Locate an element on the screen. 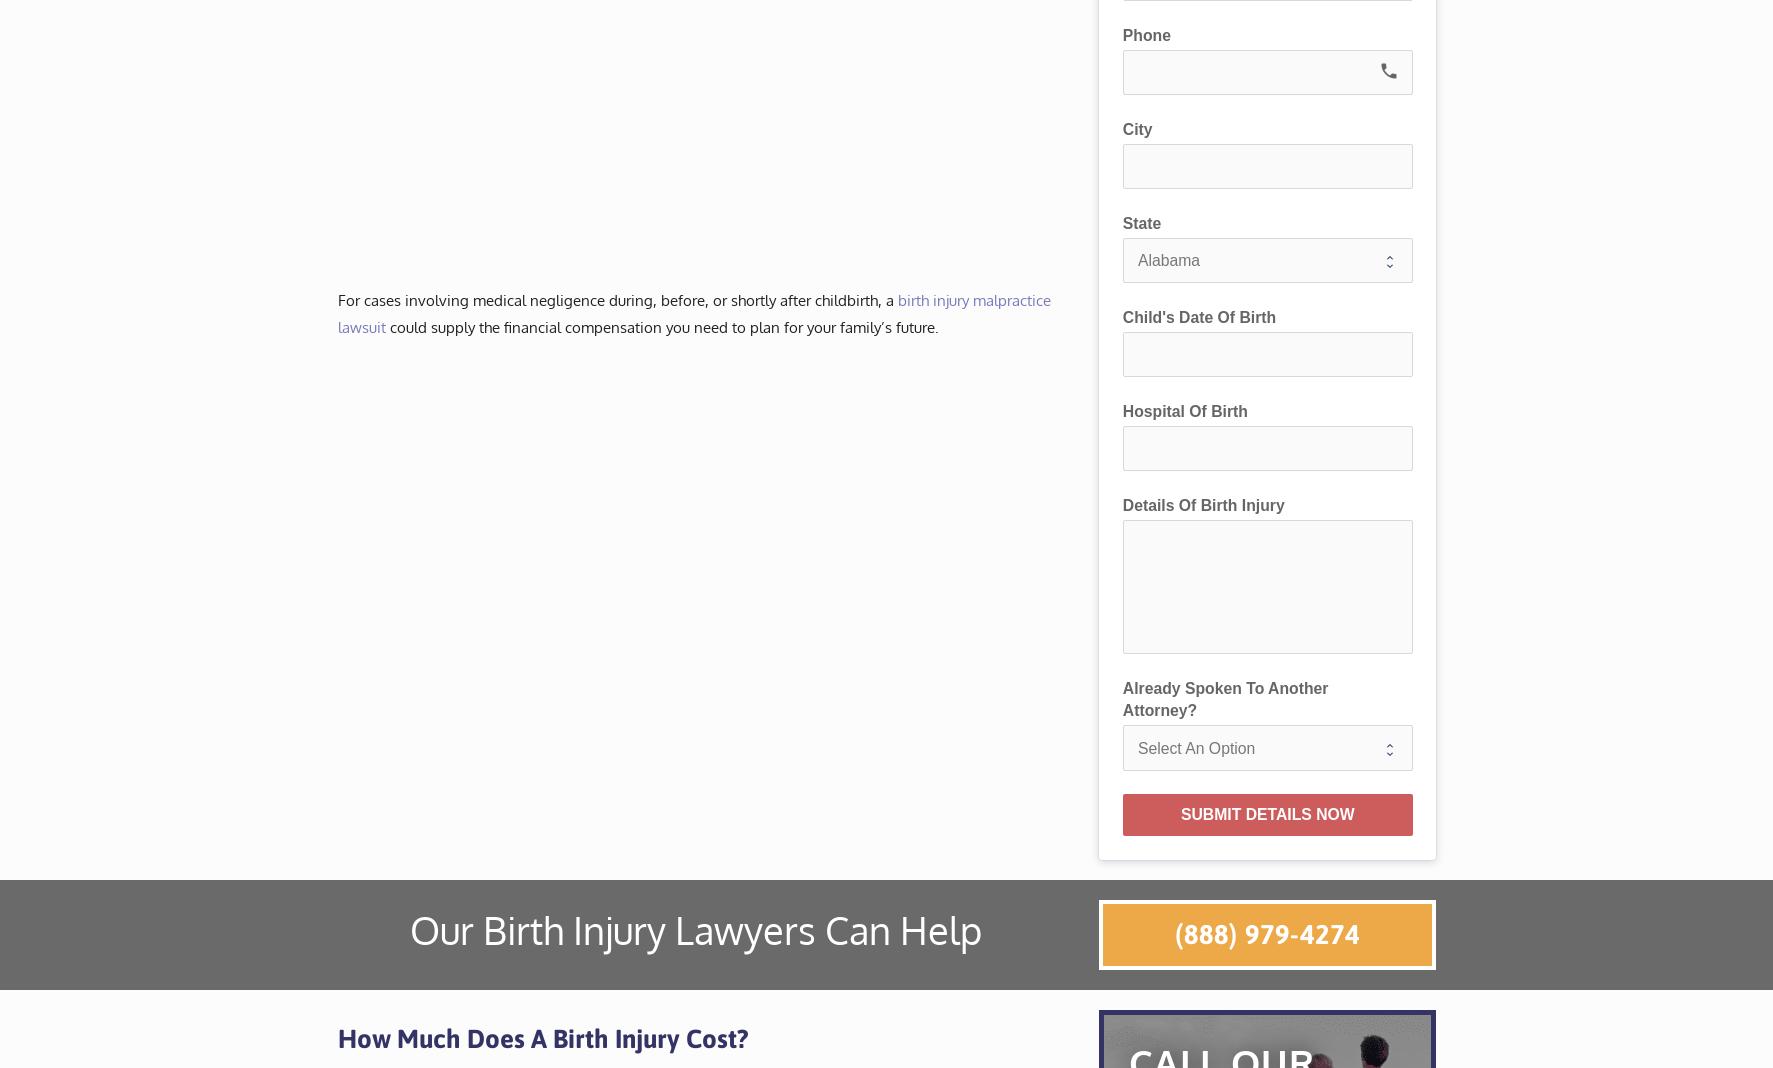  'Minnesota' is located at coordinates (907, 123).